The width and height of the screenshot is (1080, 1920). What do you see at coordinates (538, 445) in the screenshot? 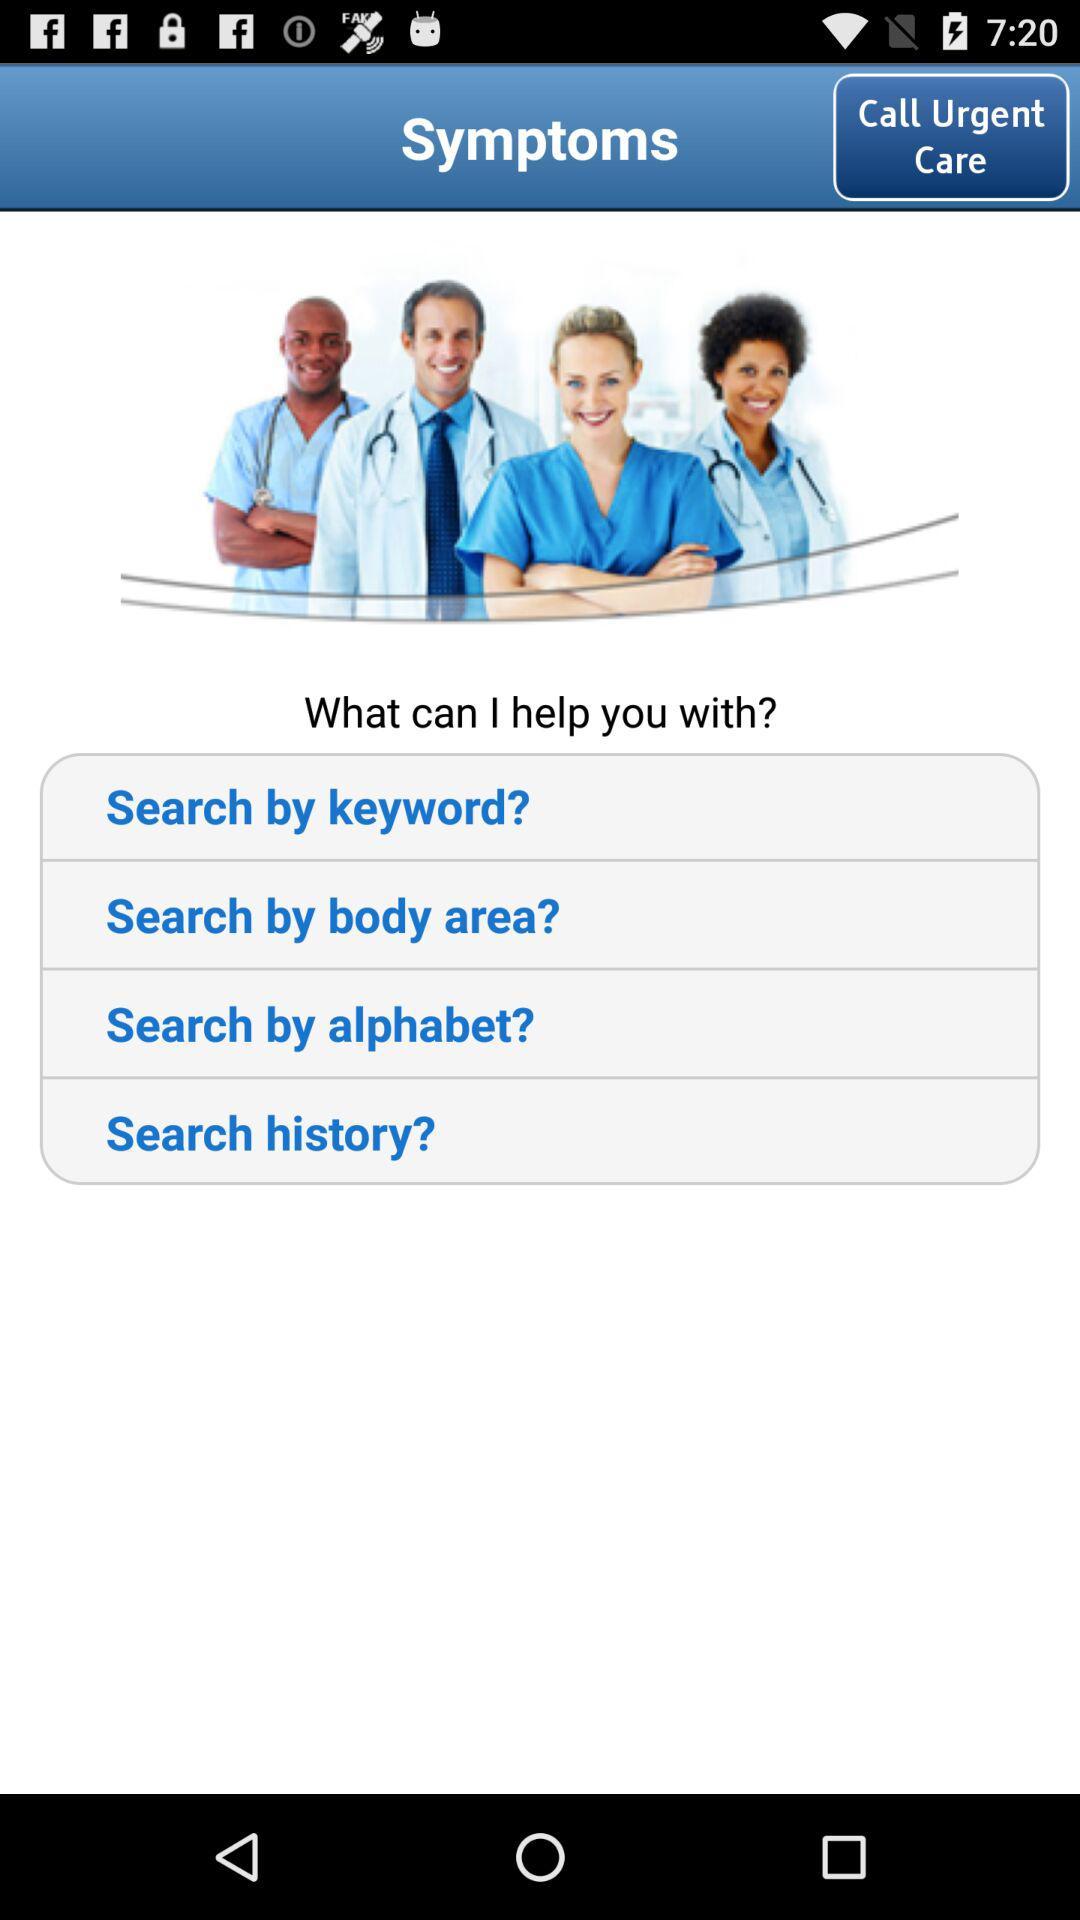
I see `item below call urgent care item` at bounding box center [538, 445].